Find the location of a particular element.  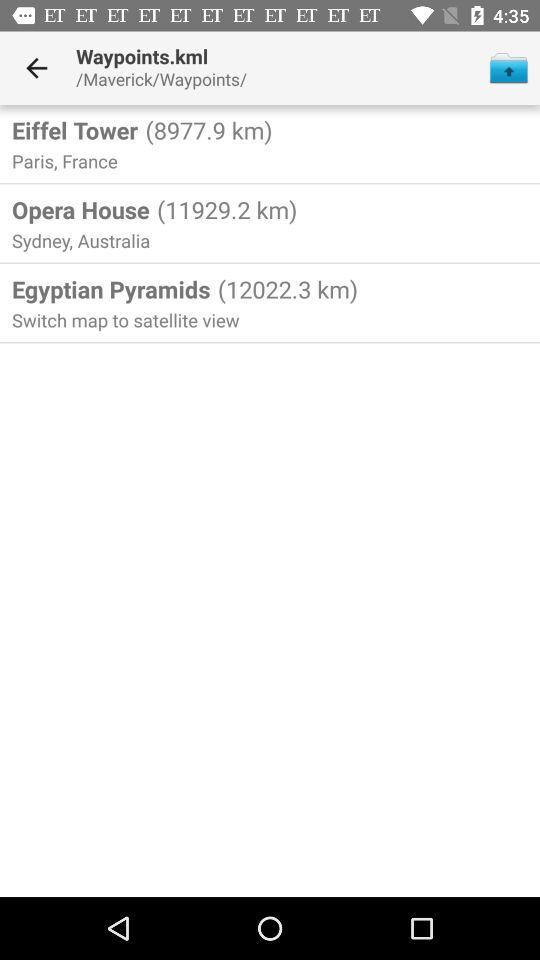

(11929.2 km) item is located at coordinates (223, 209).